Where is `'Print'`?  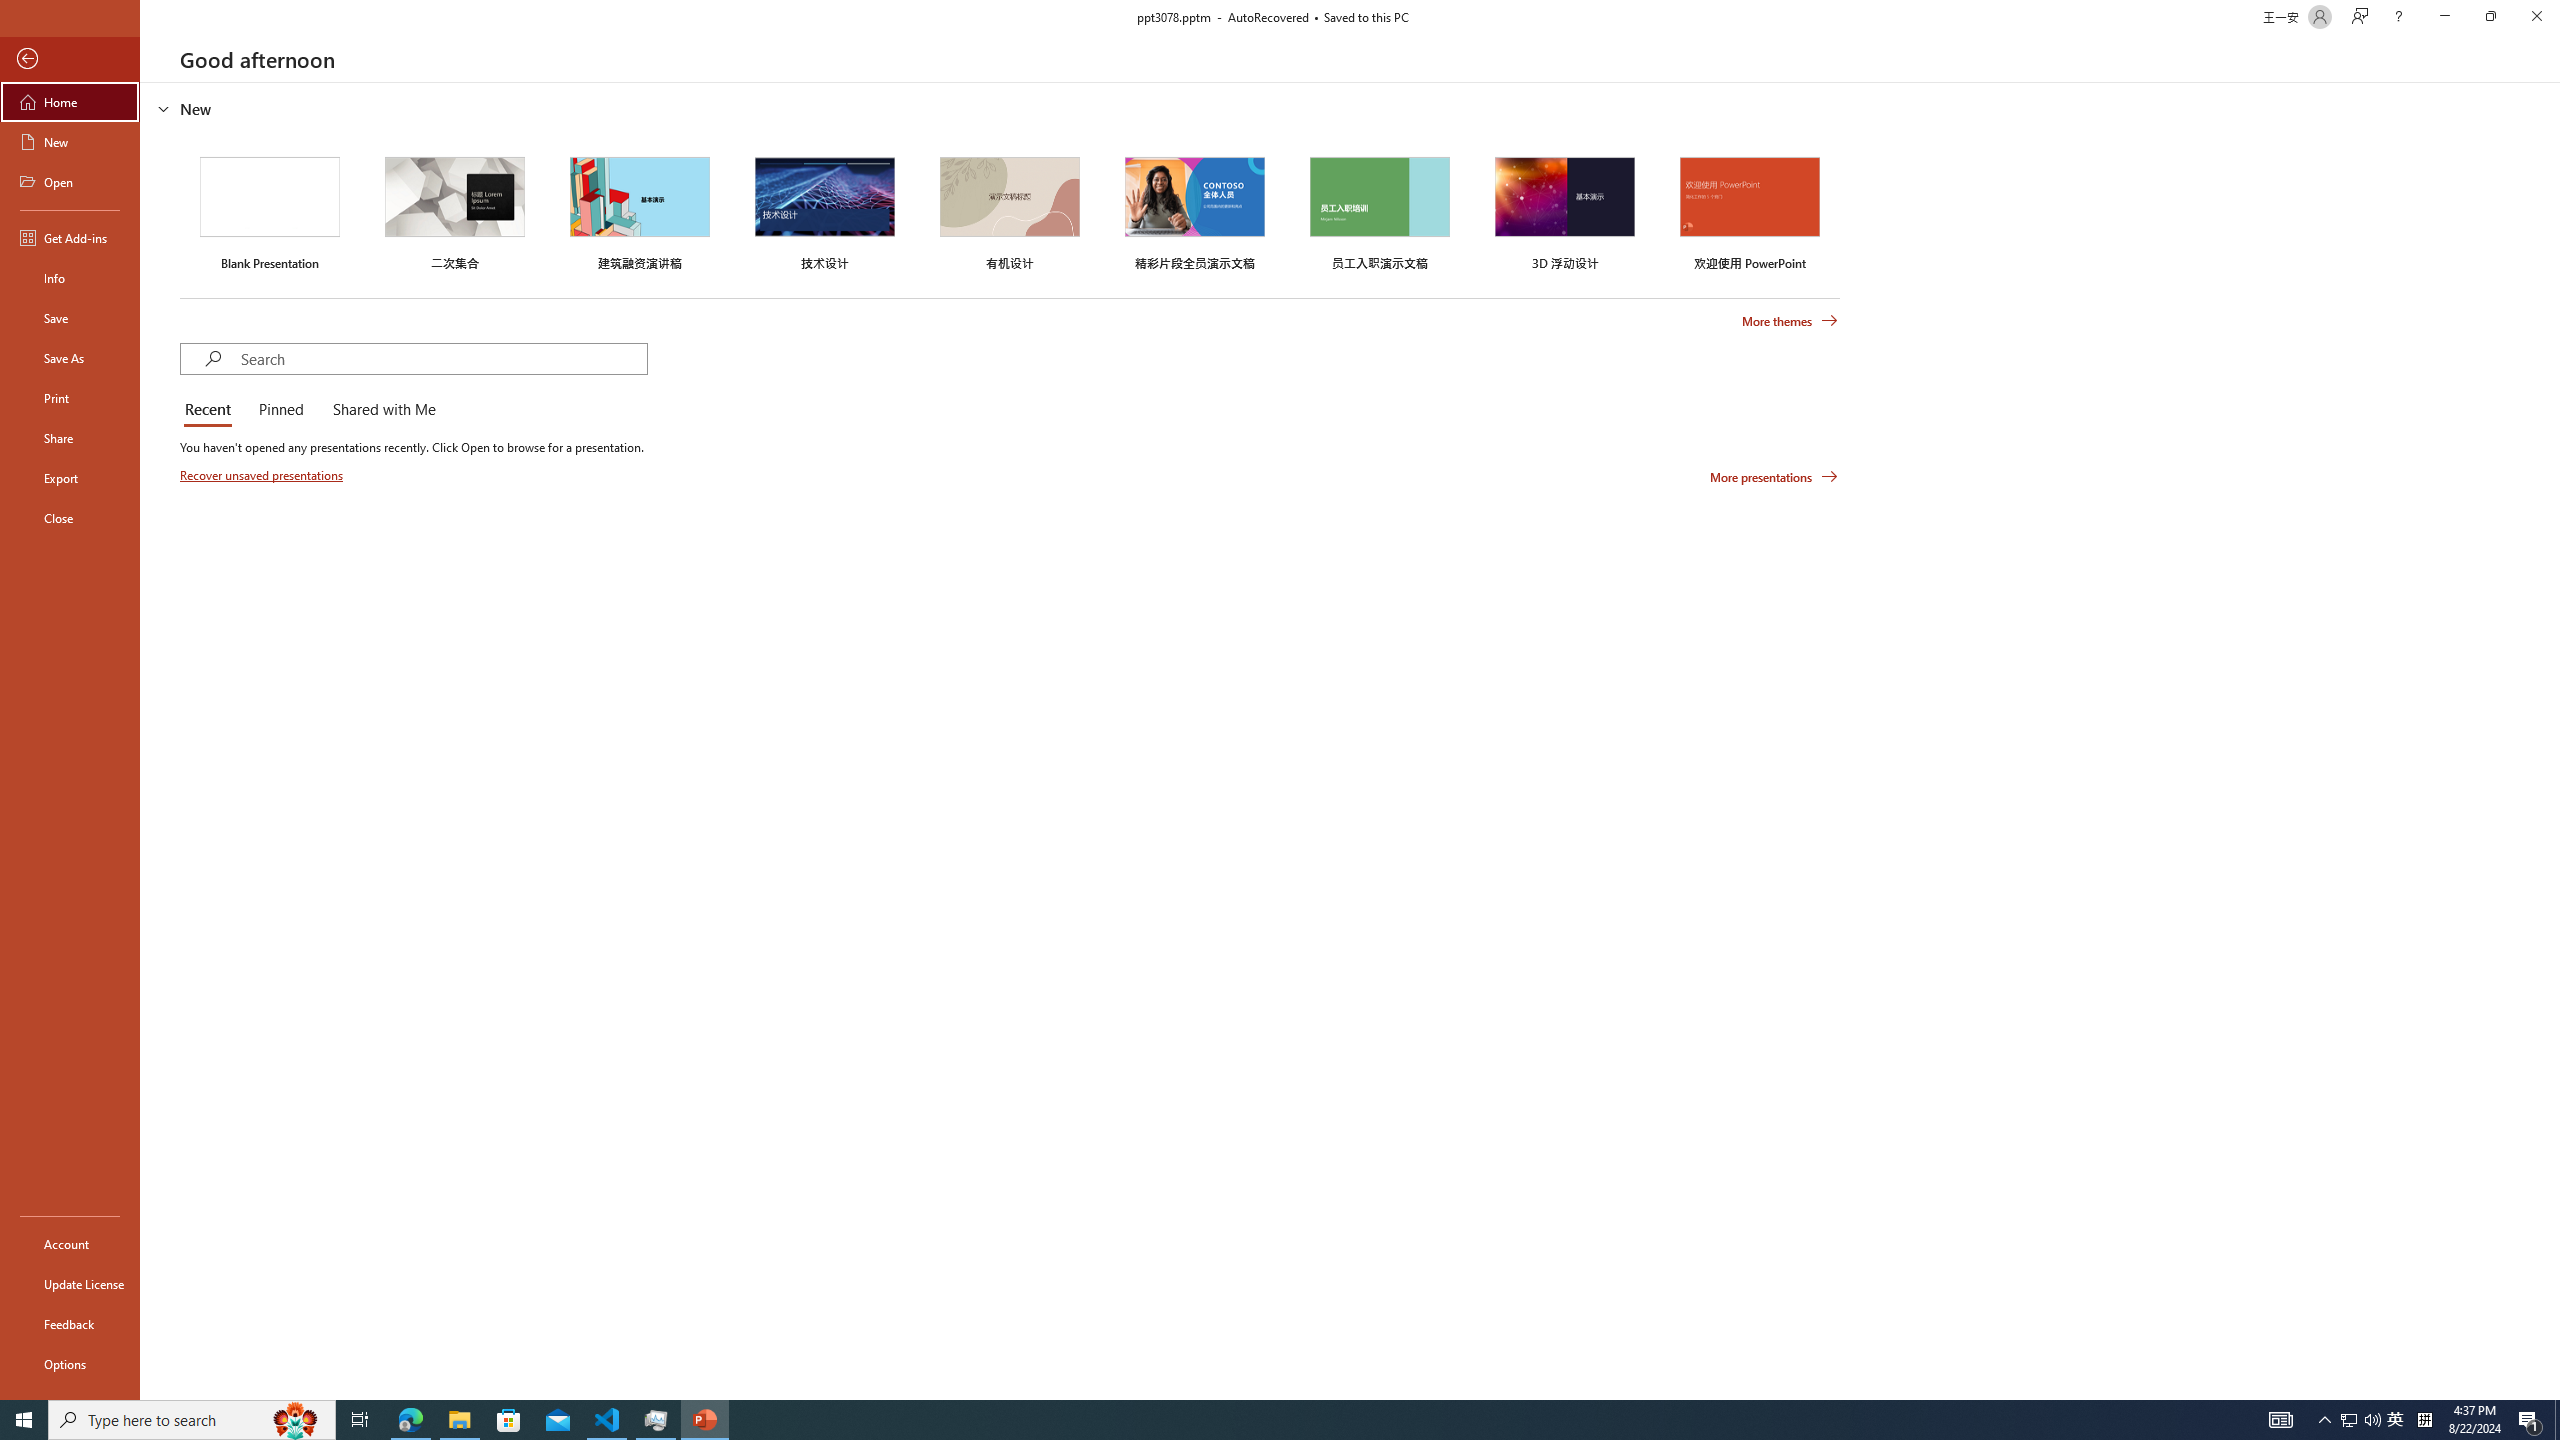
'Print' is located at coordinates (69, 397).